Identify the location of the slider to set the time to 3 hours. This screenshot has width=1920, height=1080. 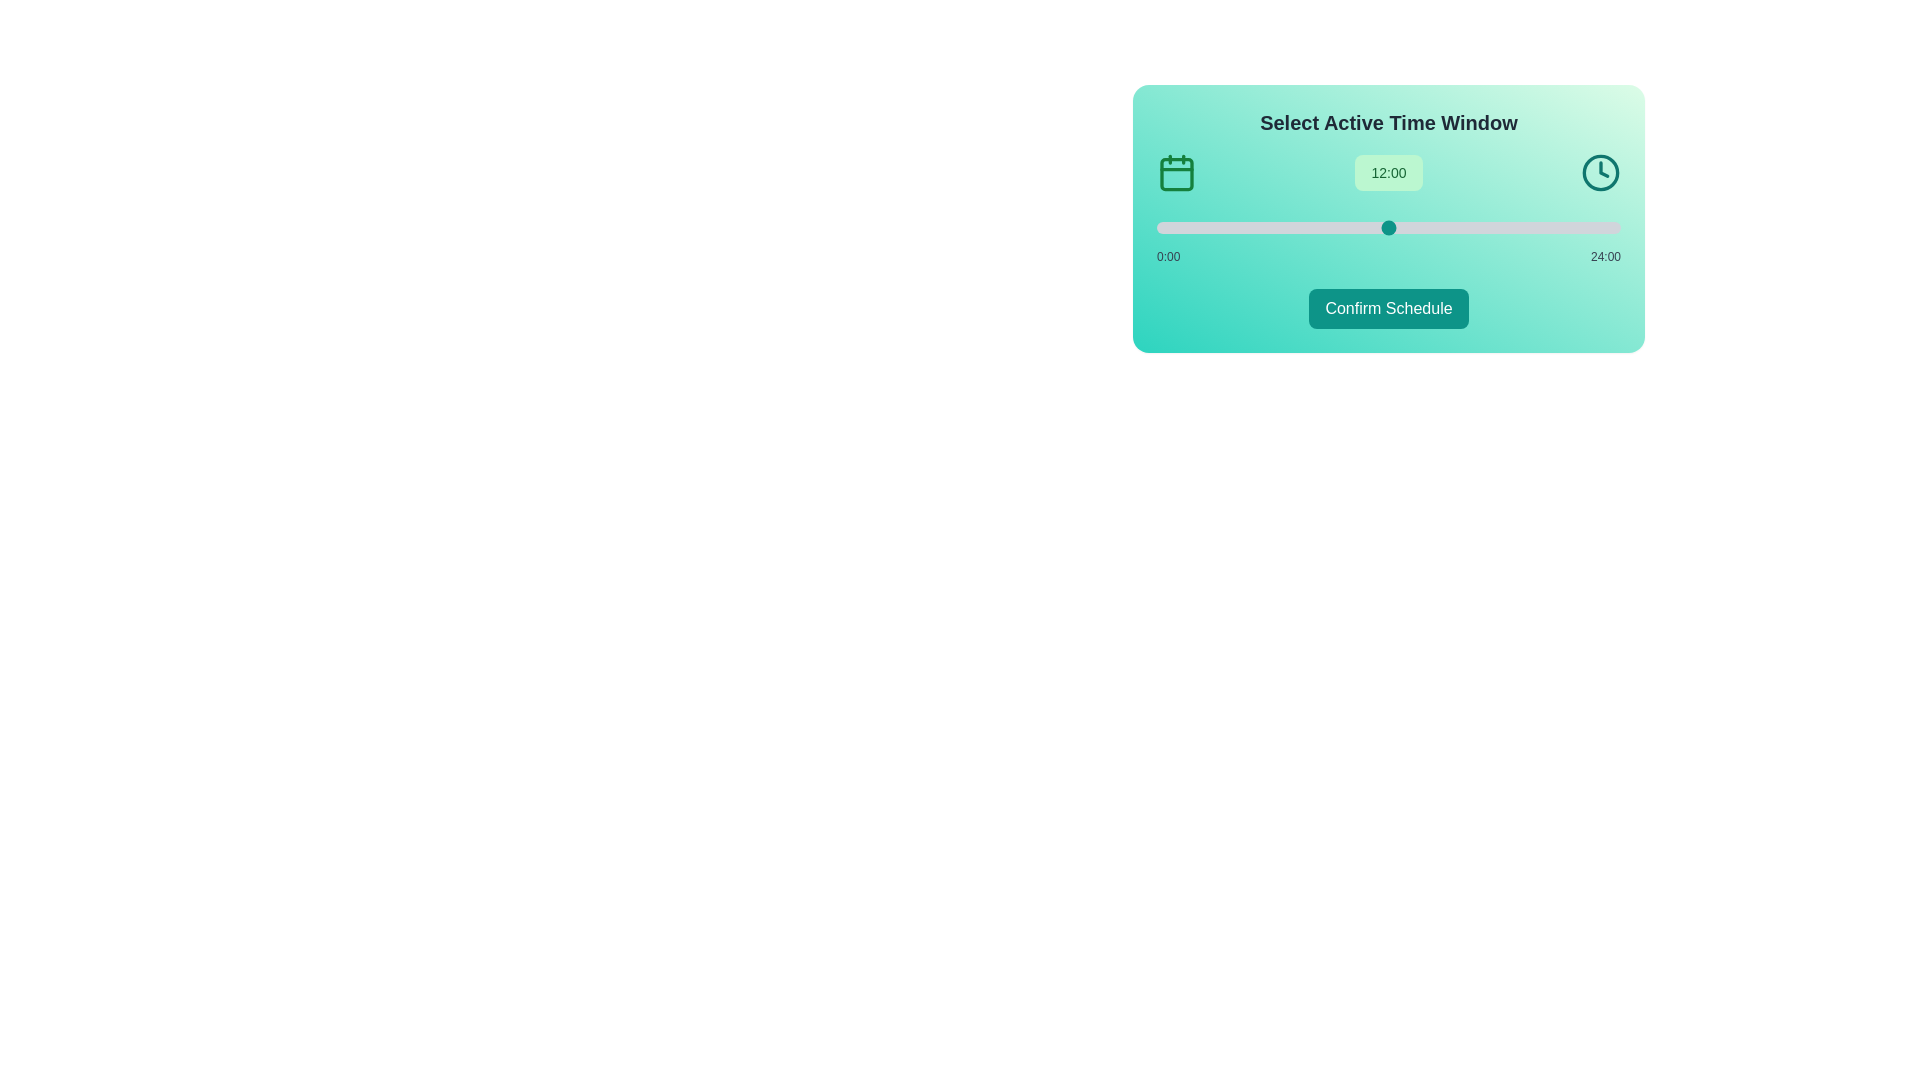
(1213, 226).